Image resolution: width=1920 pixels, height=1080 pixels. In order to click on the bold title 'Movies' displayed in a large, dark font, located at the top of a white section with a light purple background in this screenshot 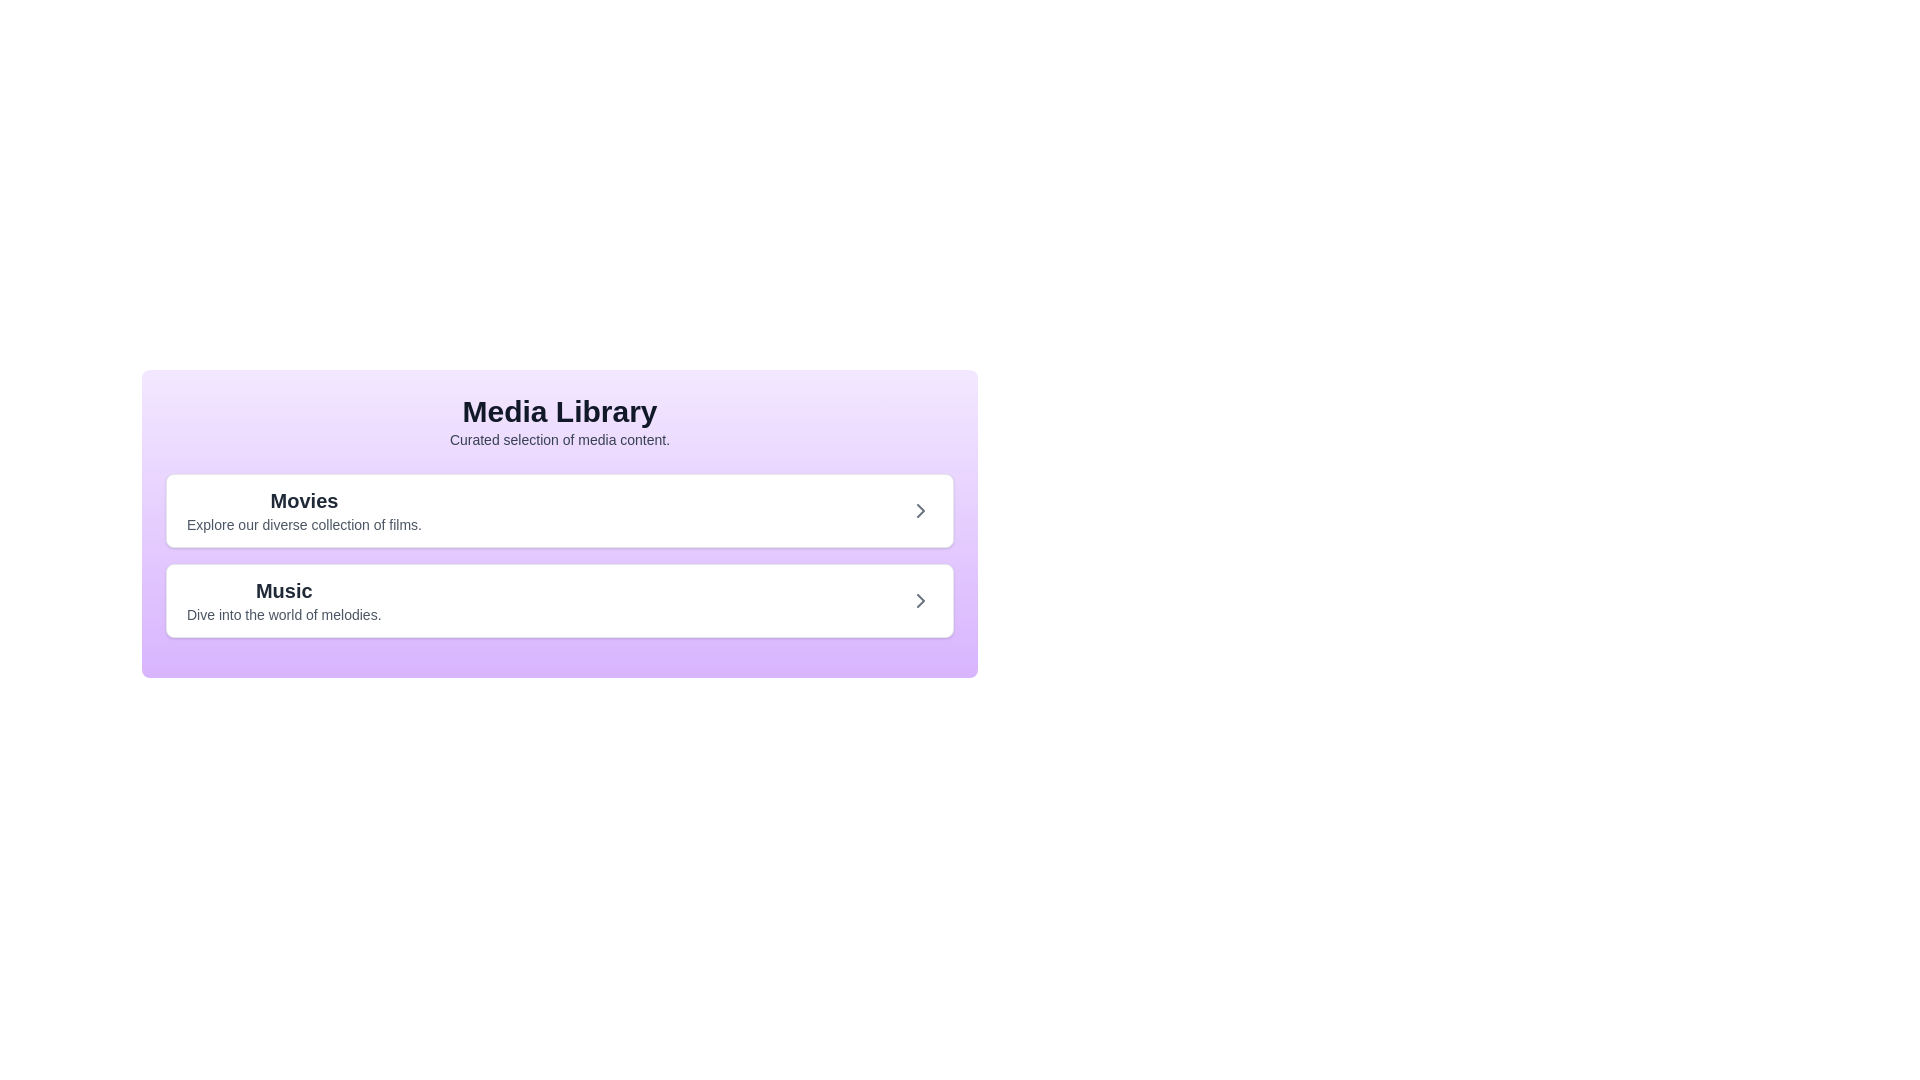, I will do `click(303, 500)`.